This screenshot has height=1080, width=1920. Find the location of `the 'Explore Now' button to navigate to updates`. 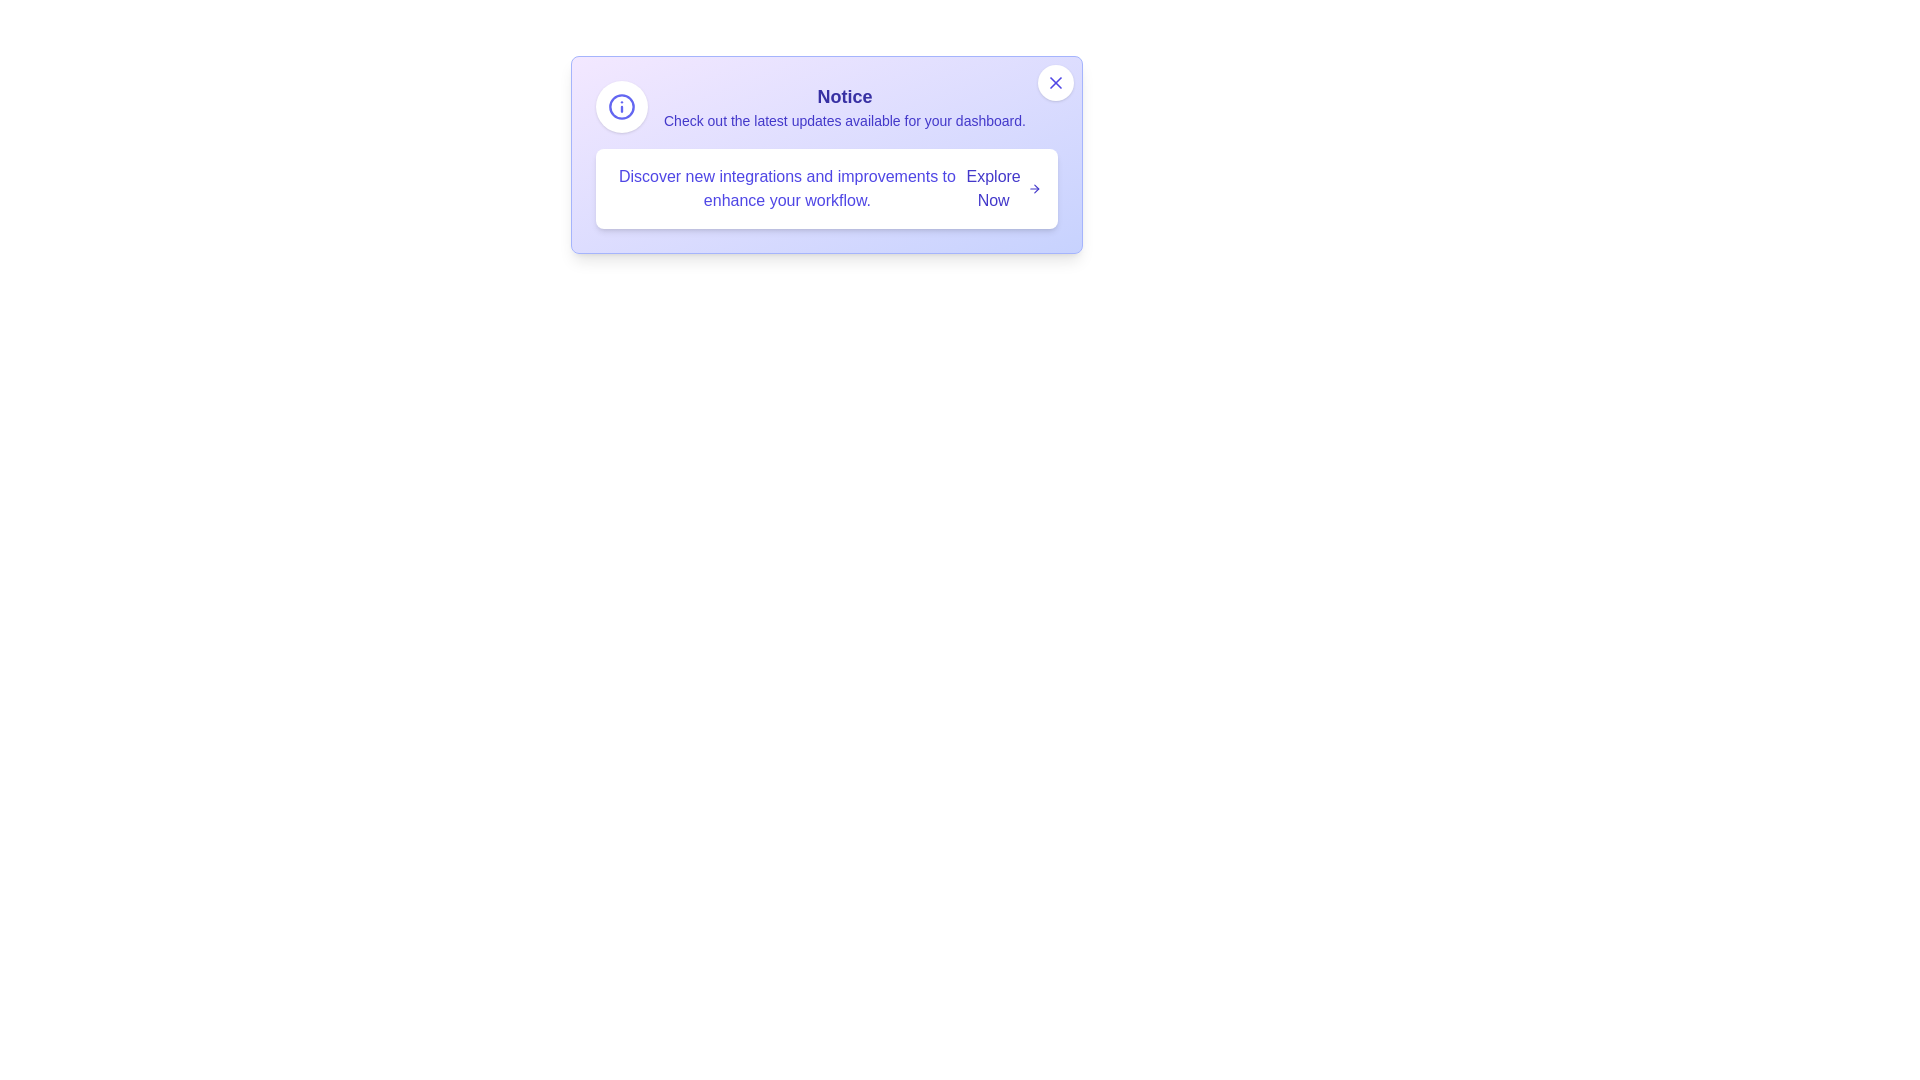

the 'Explore Now' button to navigate to updates is located at coordinates (1002, 189).